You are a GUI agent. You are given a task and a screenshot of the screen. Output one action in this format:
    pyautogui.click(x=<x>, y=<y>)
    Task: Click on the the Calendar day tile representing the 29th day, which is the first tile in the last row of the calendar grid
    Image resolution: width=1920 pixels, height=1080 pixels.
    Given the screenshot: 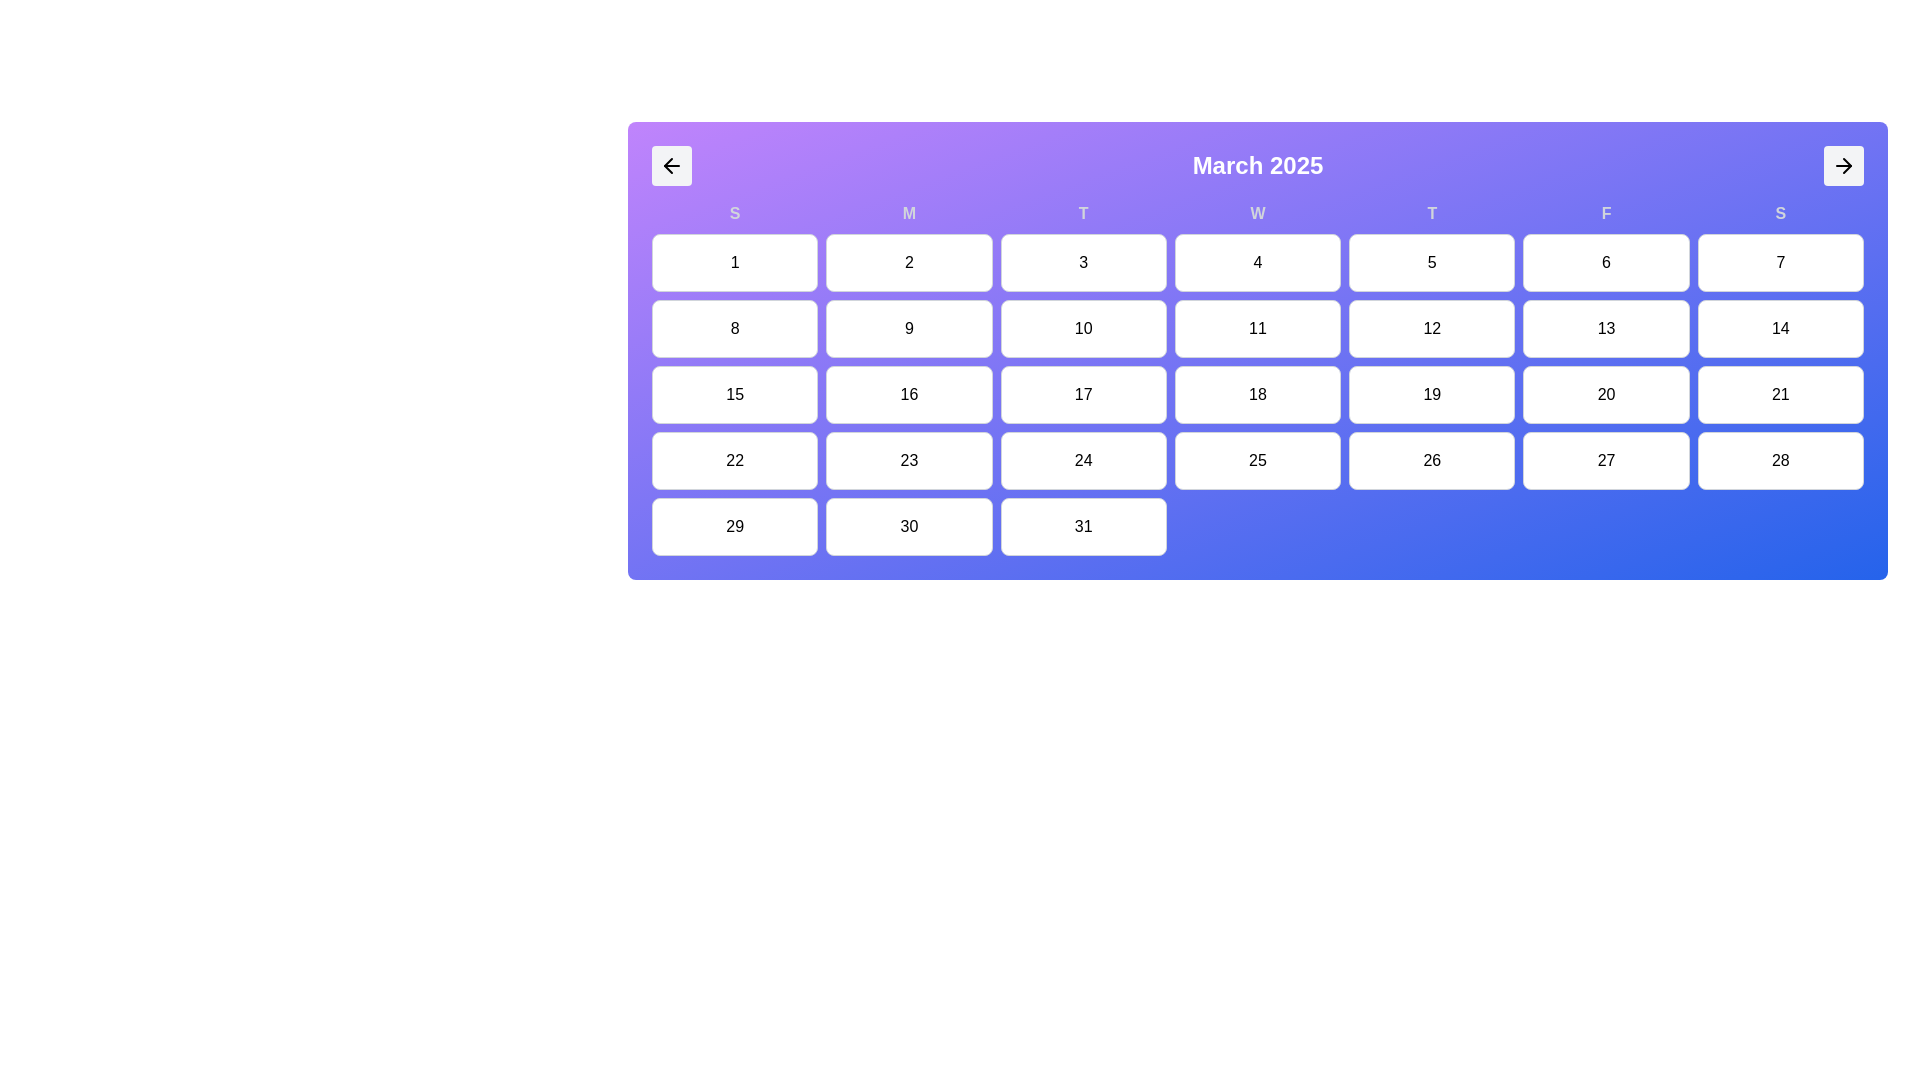 What is the action you would take?
    pyautogui.click(x=734, y=526)
    